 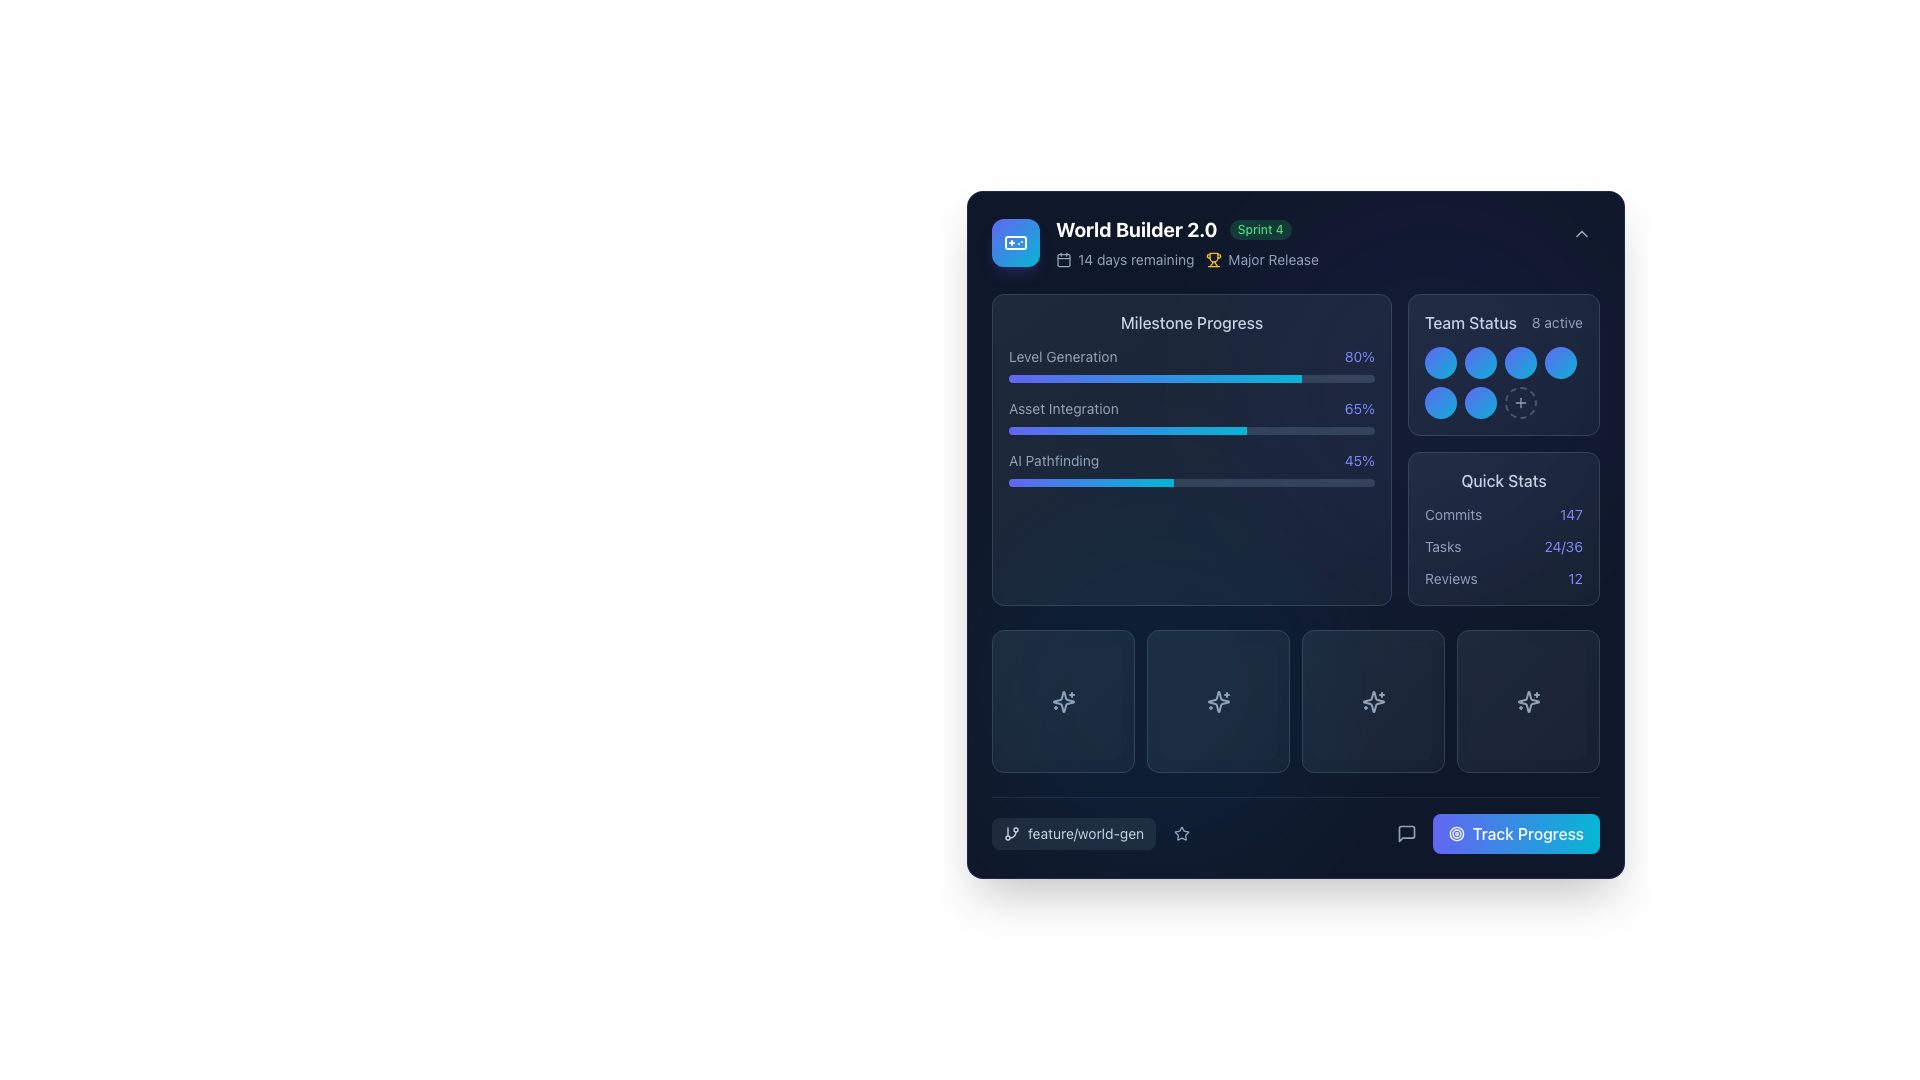 I want to click on the 'Level Generation' text label located in the 'Milestone Progress' section, which is aligned to the left of the '80%' text indicator, so click(x=1062, y=356).